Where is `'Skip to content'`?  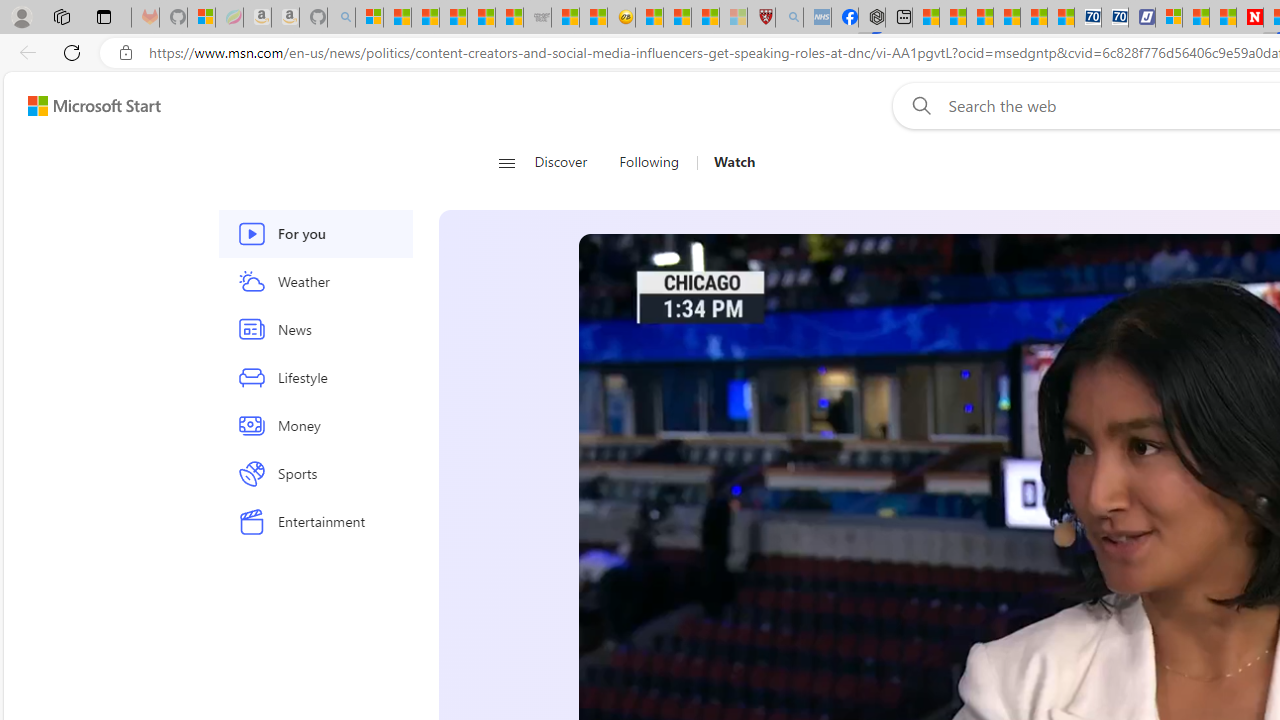 'Skip to content' is located at coordinates (86, 105).